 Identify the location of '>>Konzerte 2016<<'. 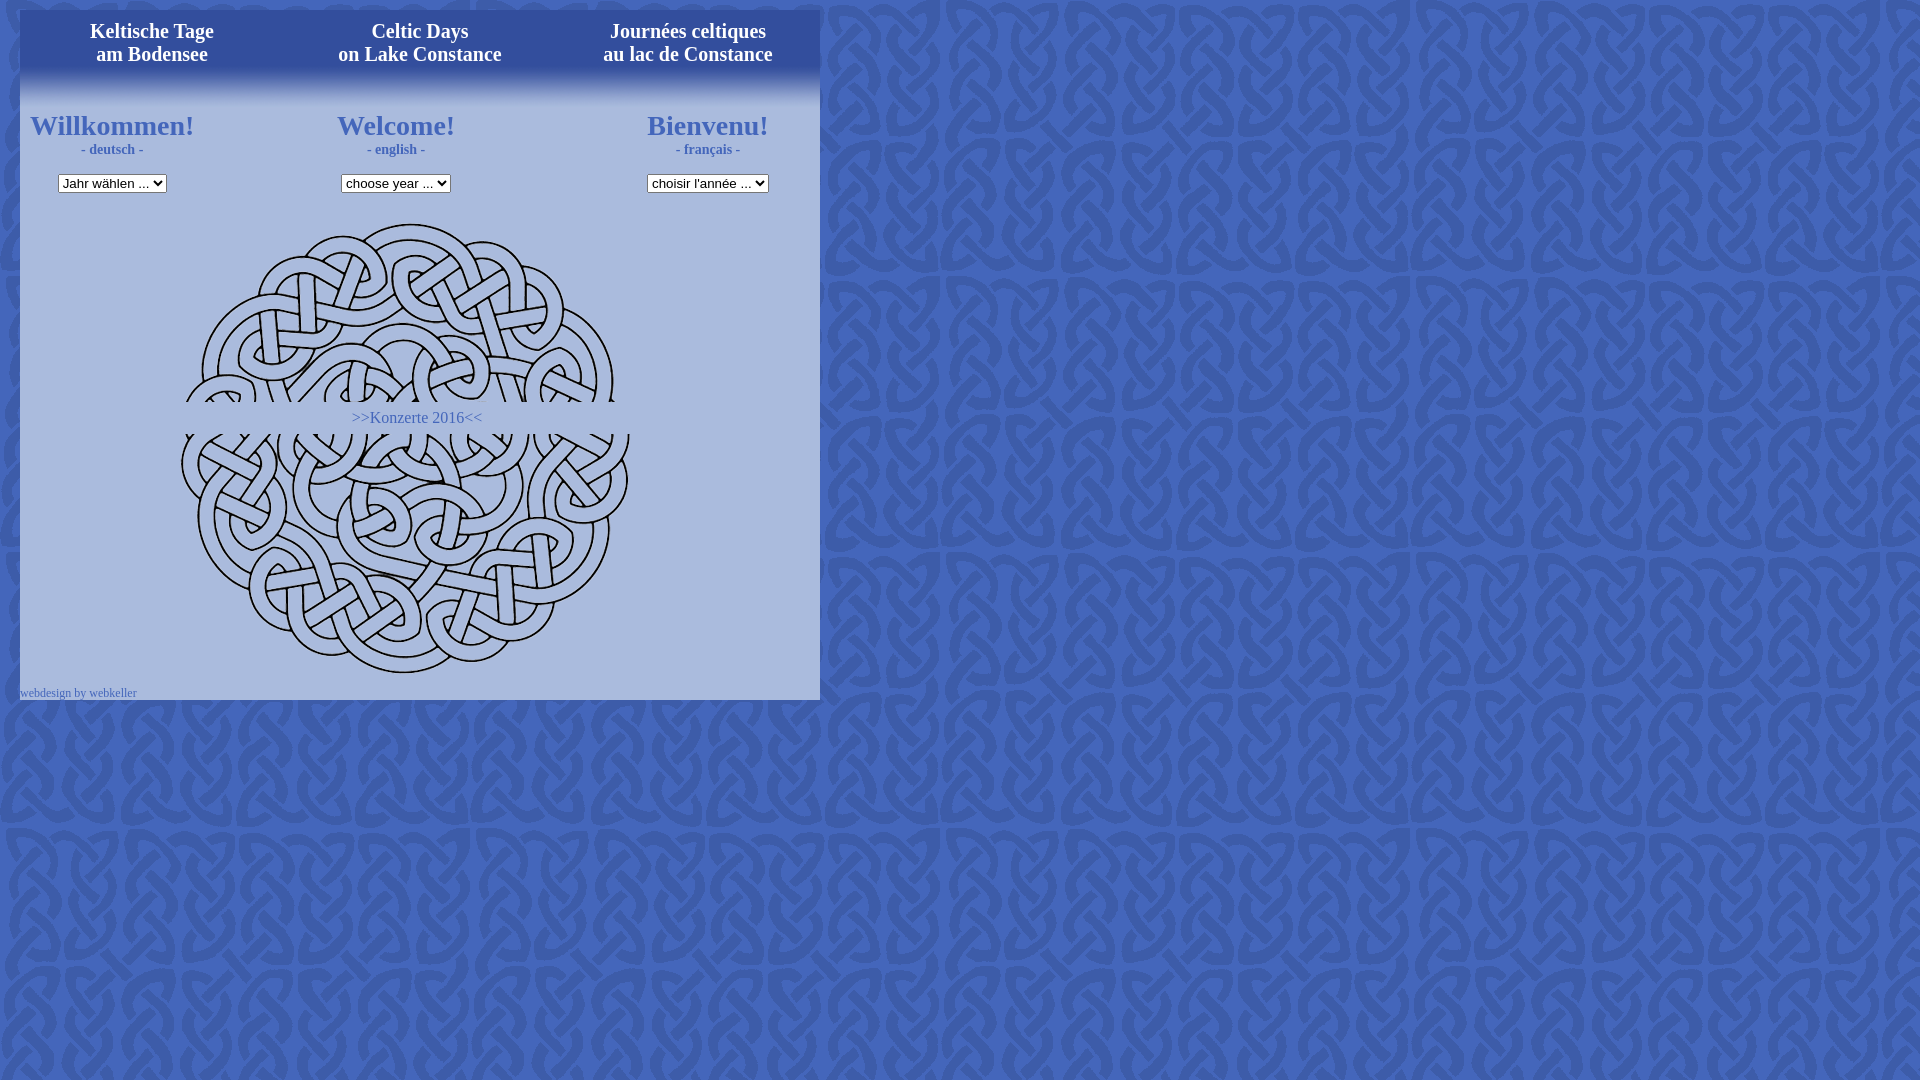
(416, 416).